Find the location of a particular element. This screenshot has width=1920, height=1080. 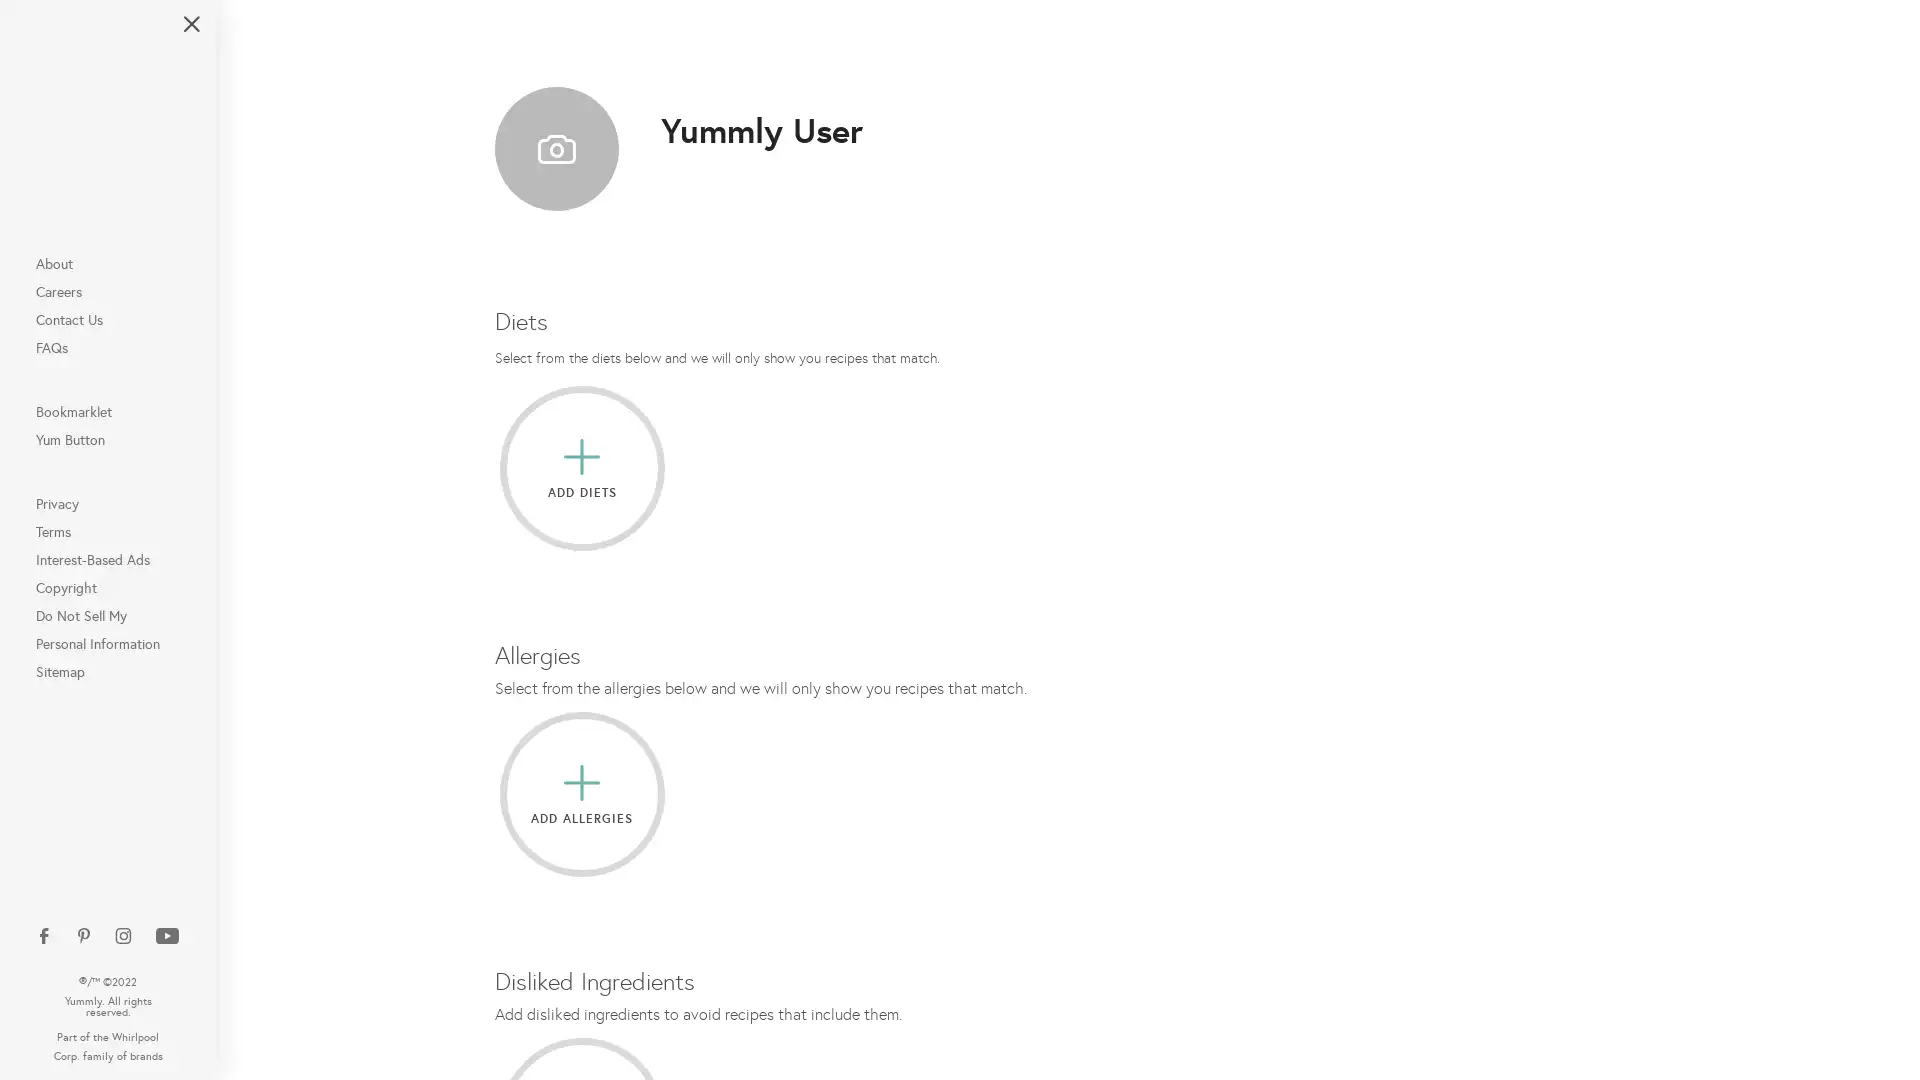

Connect with Google is located at coordinates (1066, 574).